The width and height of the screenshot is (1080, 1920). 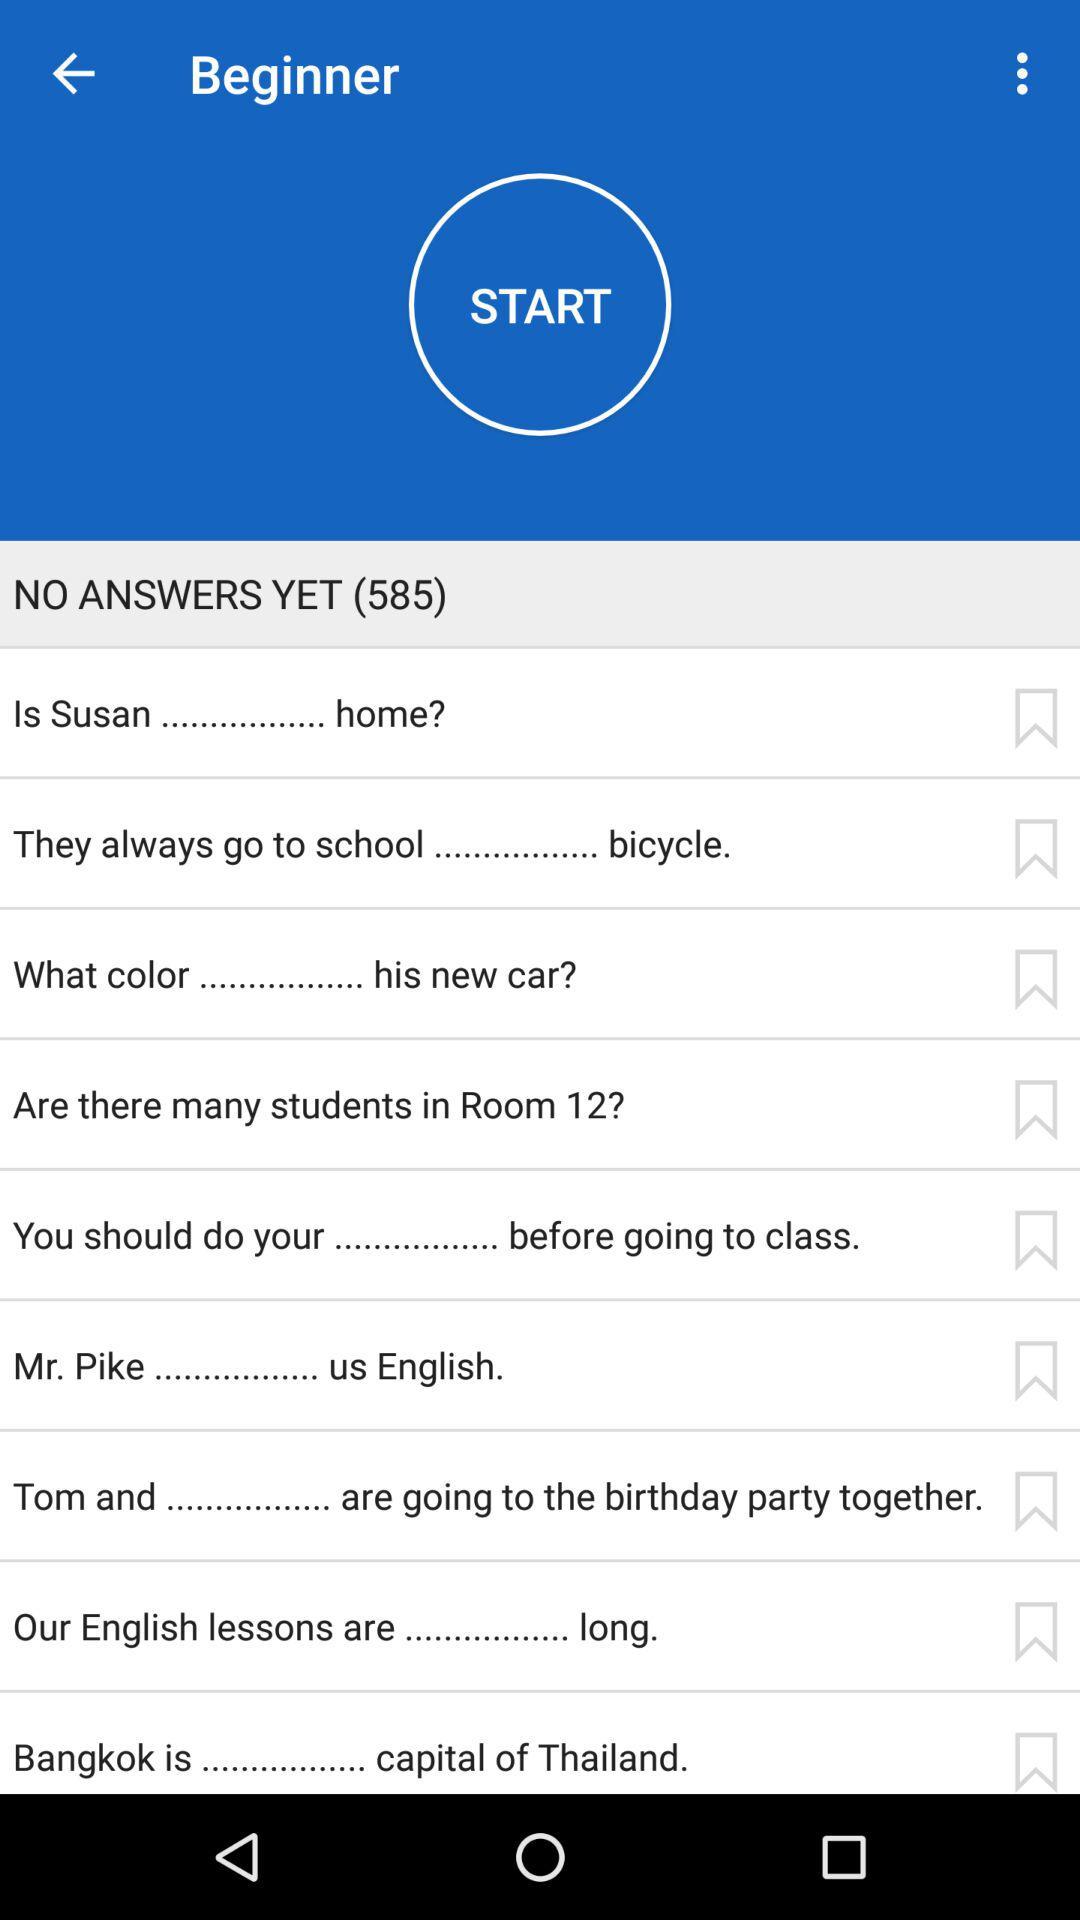 What do you see at coordinates (1035, 1109) in the screenshot?
I see `bookmark answer` at bounding box center [1035, 1109].